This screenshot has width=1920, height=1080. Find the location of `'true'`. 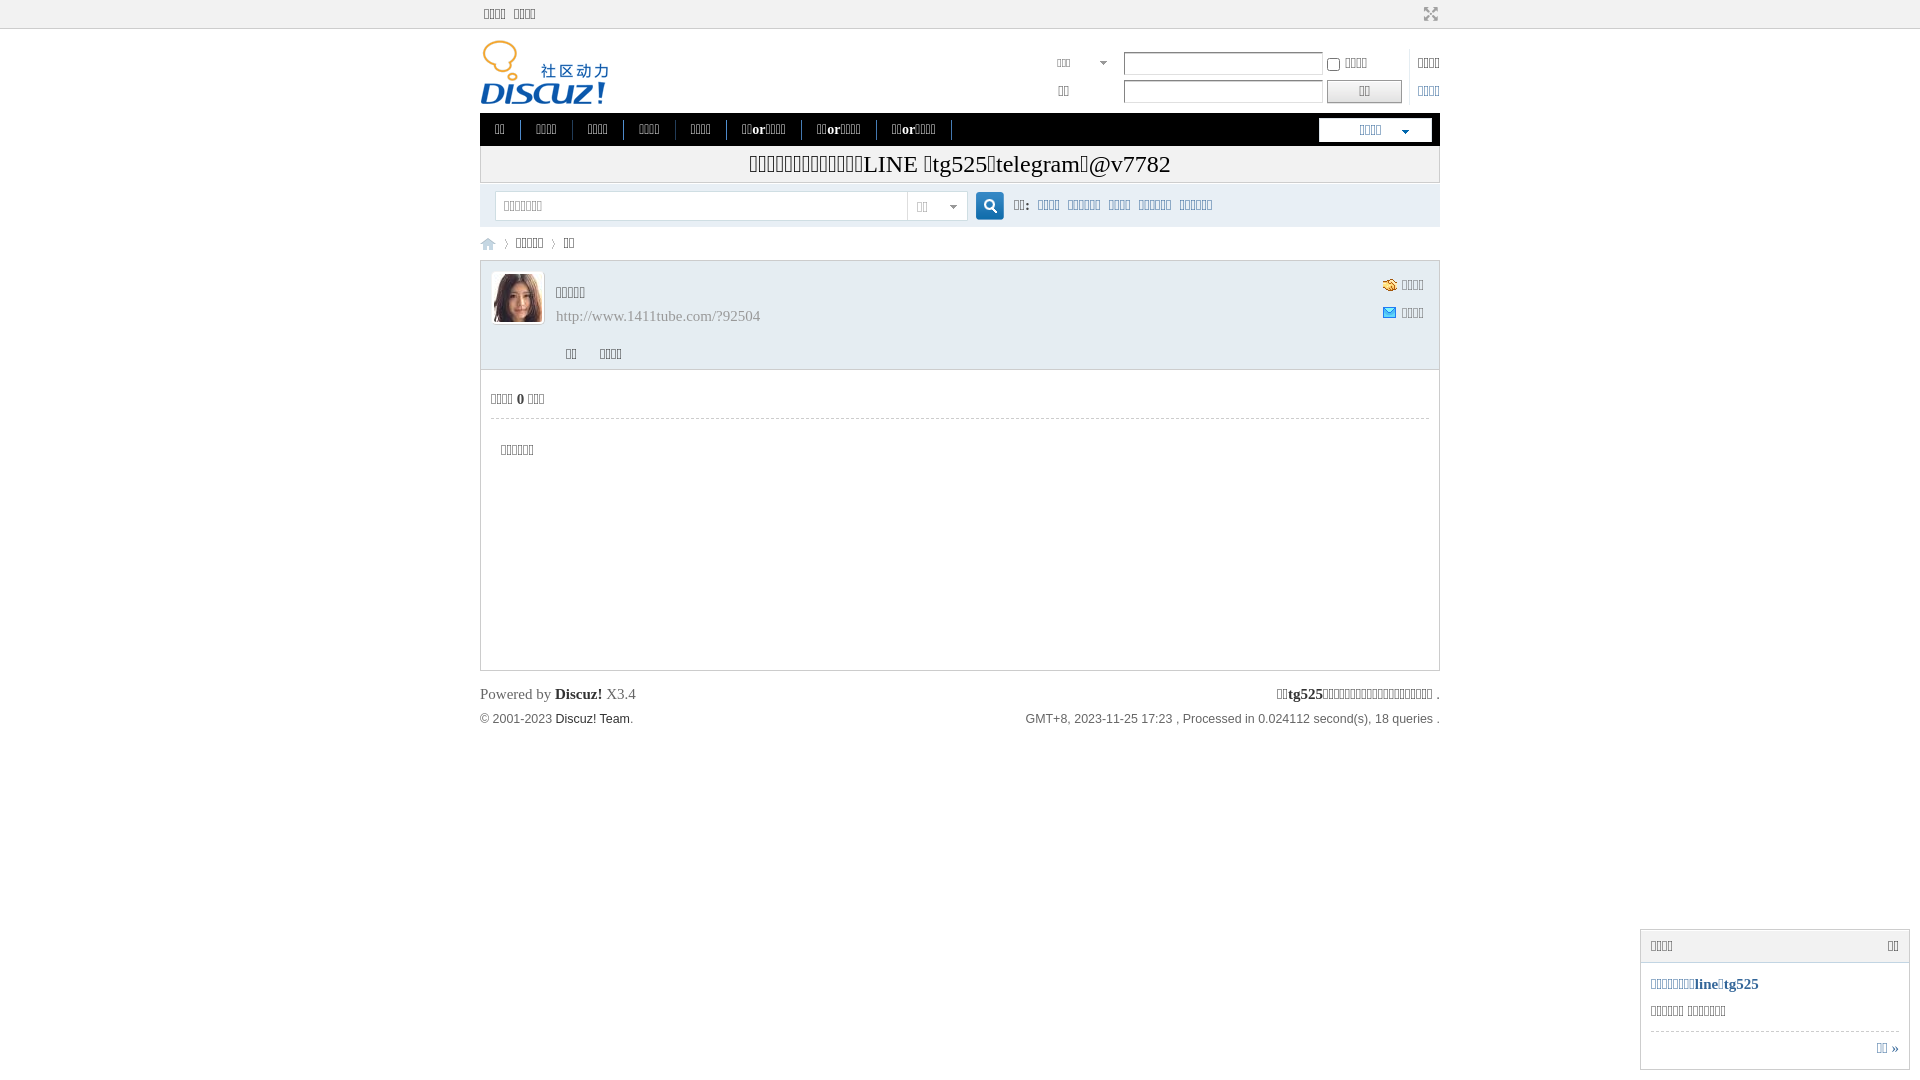

'true' is located at coordinates (983, 206).